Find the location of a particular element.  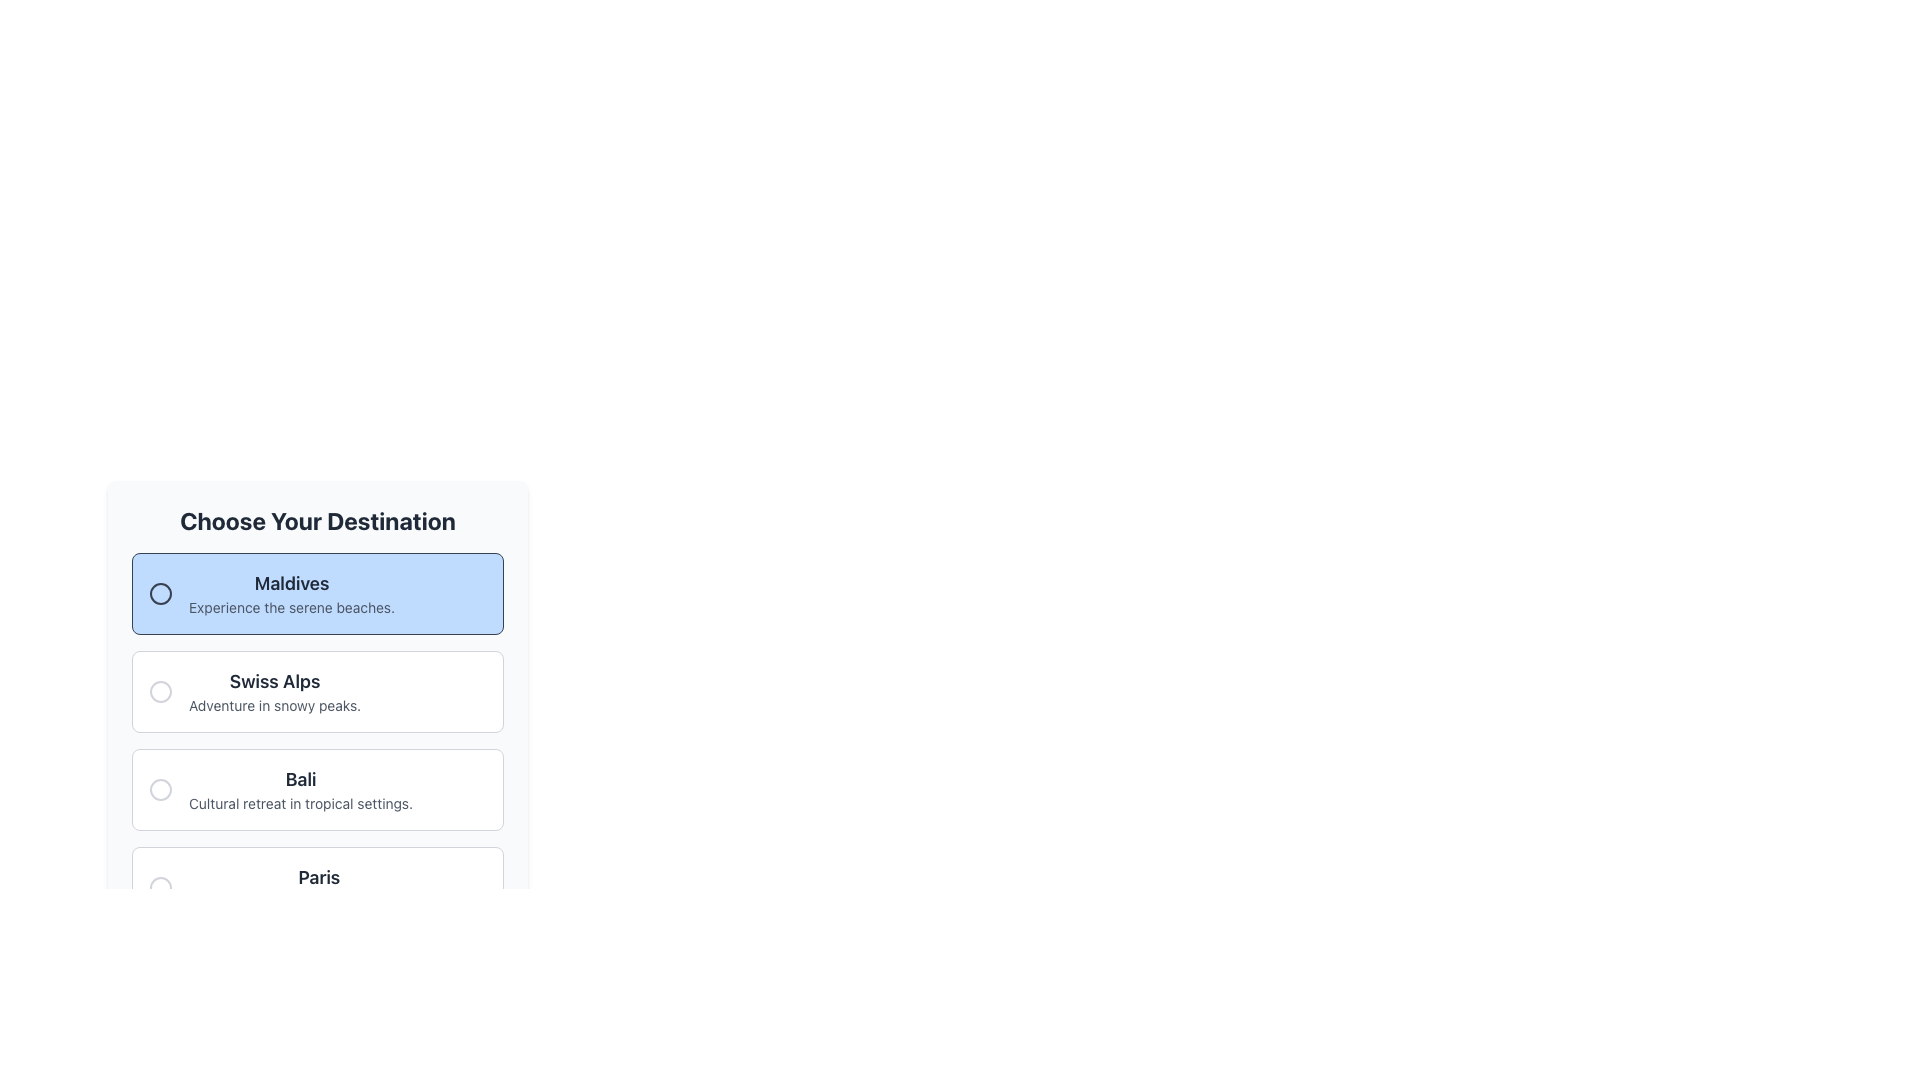

the text description element that provides information about the destination 'Swiss Alps', located directly below the 'Swiss Alps' text in a vertically stacked list of selectable destination options is located at coordinates (274, 704).